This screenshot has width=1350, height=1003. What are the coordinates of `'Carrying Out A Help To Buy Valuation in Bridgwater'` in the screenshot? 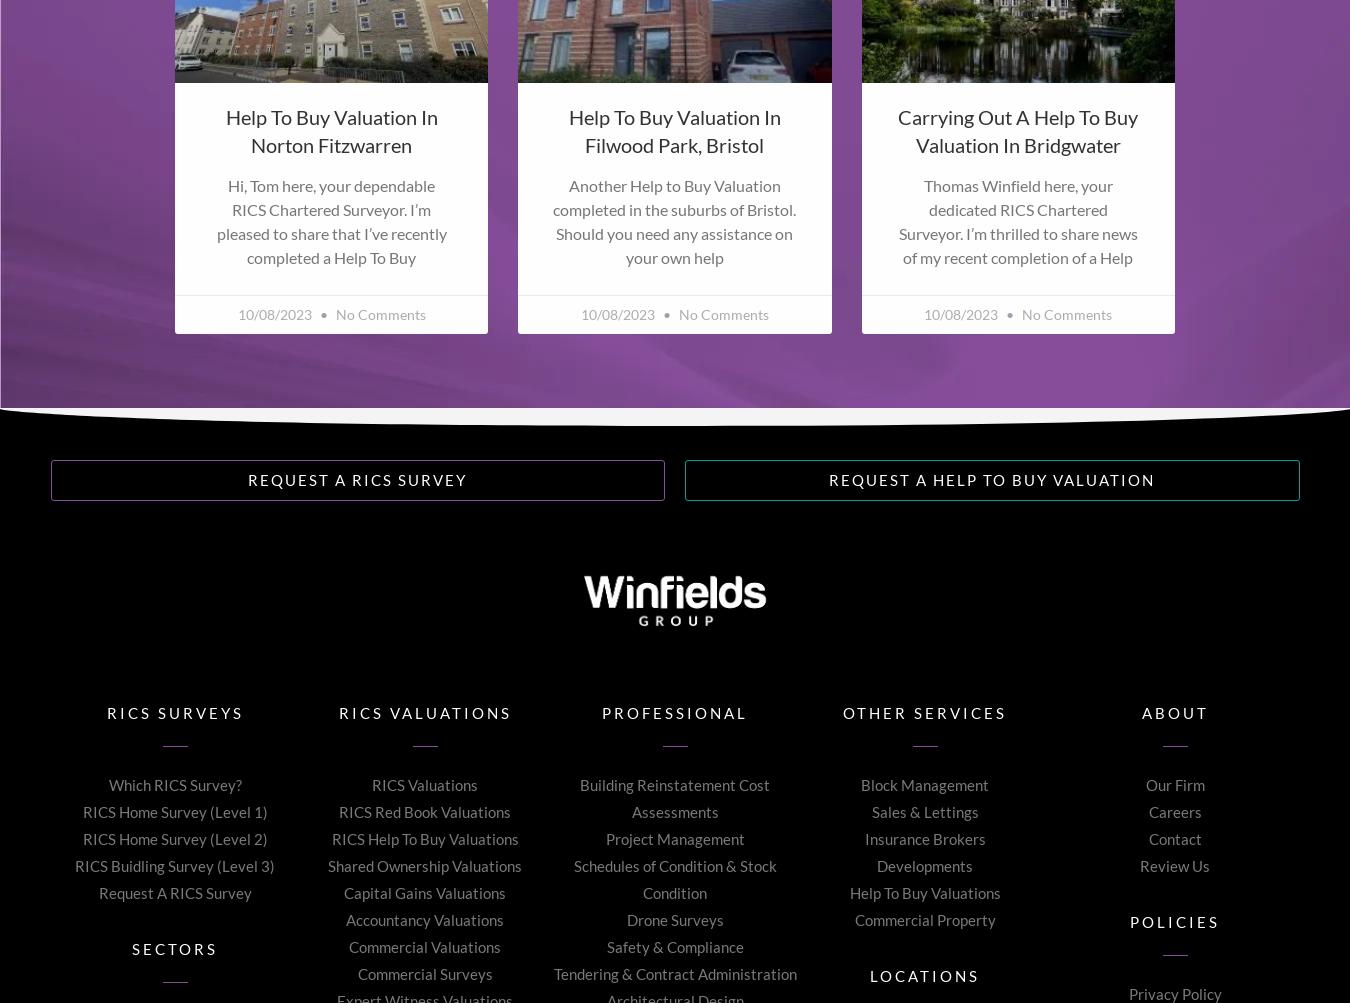 It's located at (1018, 128).